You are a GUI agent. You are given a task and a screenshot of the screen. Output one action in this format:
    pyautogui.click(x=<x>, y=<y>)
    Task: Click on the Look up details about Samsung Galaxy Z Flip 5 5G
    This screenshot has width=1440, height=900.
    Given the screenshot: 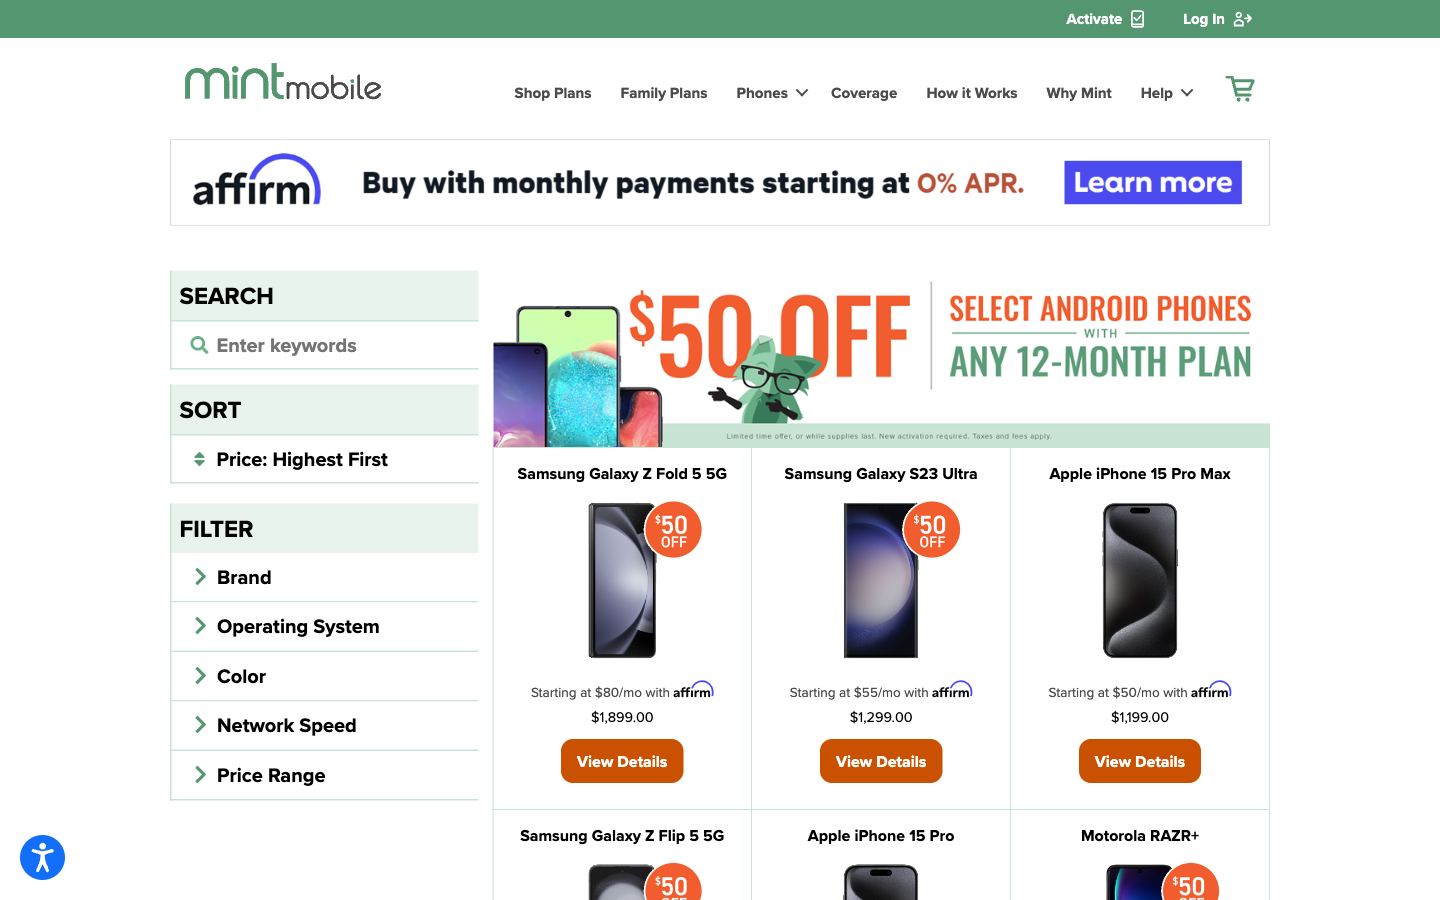 What is the action you would take?
    pyautogui.click(x=620, y=835)
    